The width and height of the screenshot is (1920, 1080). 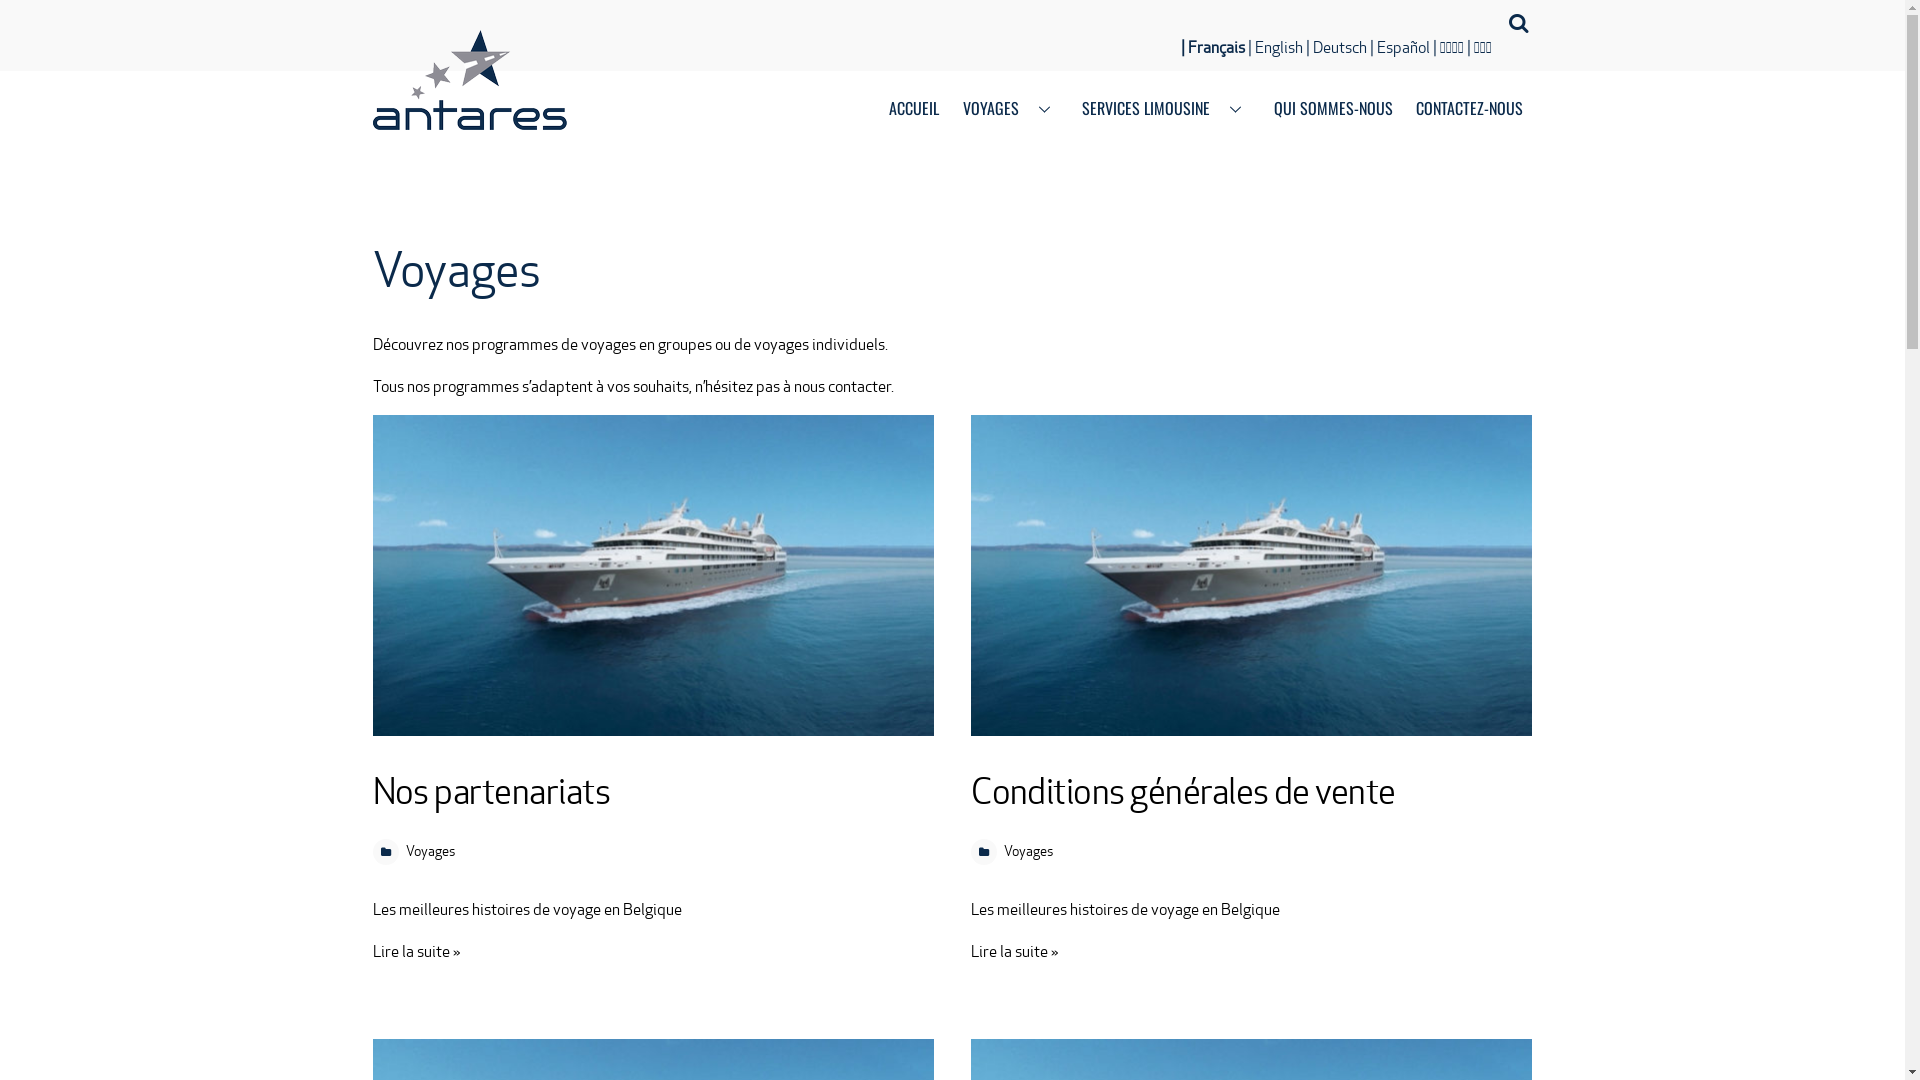 I want to click on 'SERVICES LIMOUSINE', so click(x=1166, y=110).